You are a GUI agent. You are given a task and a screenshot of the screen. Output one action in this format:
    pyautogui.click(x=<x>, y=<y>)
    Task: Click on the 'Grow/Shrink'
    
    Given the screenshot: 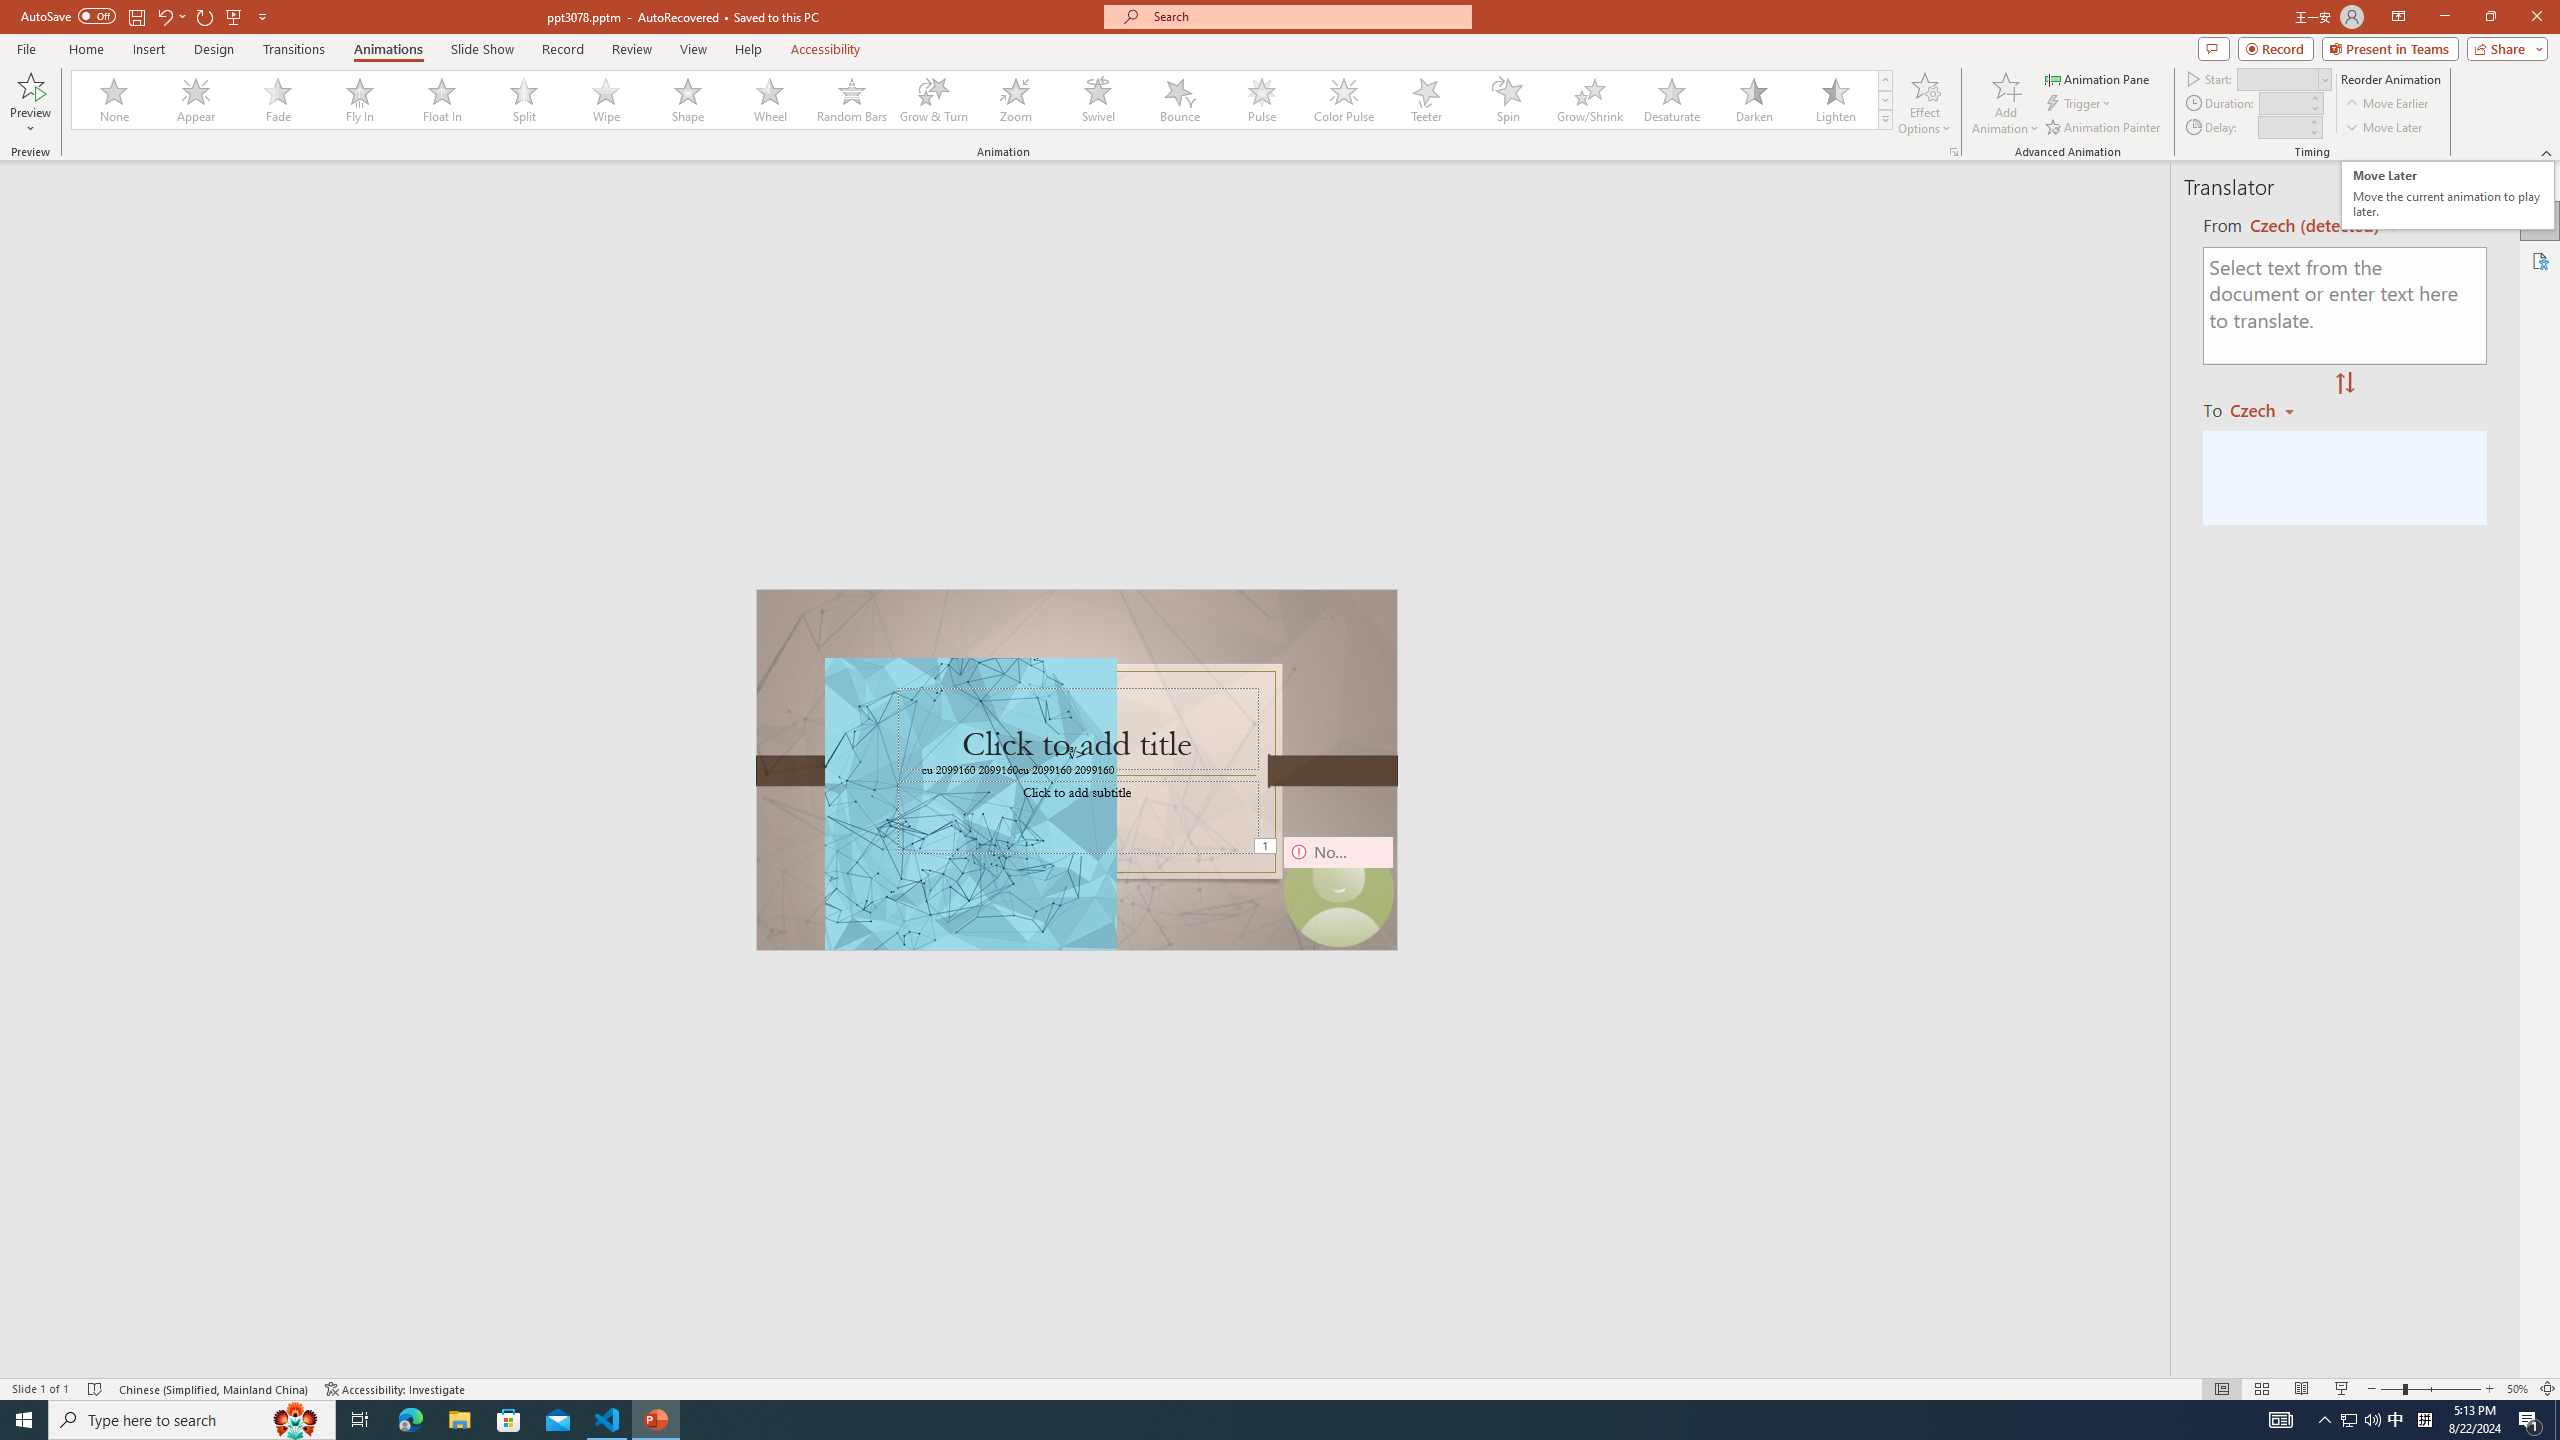 What is the action you would take?
    pyautogui.click(x=1589, y=99)
    